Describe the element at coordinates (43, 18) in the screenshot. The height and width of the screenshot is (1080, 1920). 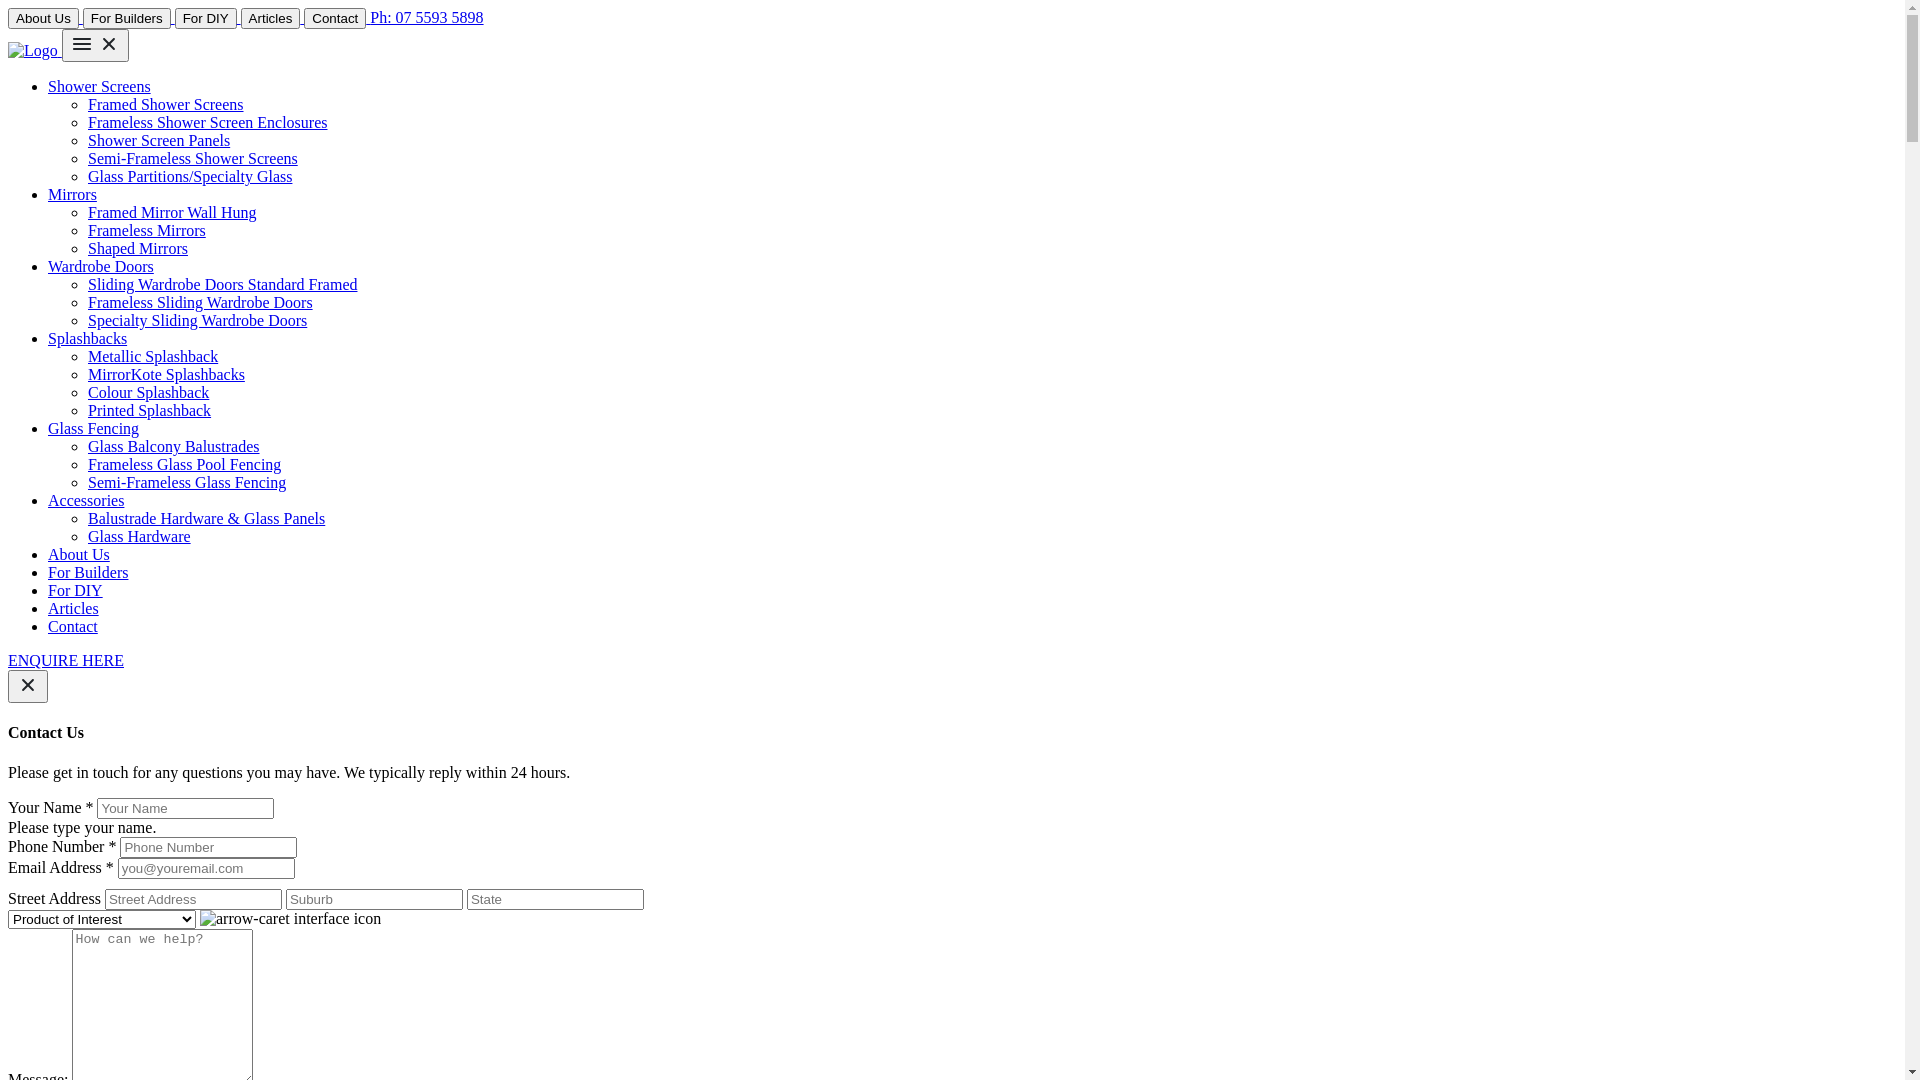
I see `'About Us'` at that location.